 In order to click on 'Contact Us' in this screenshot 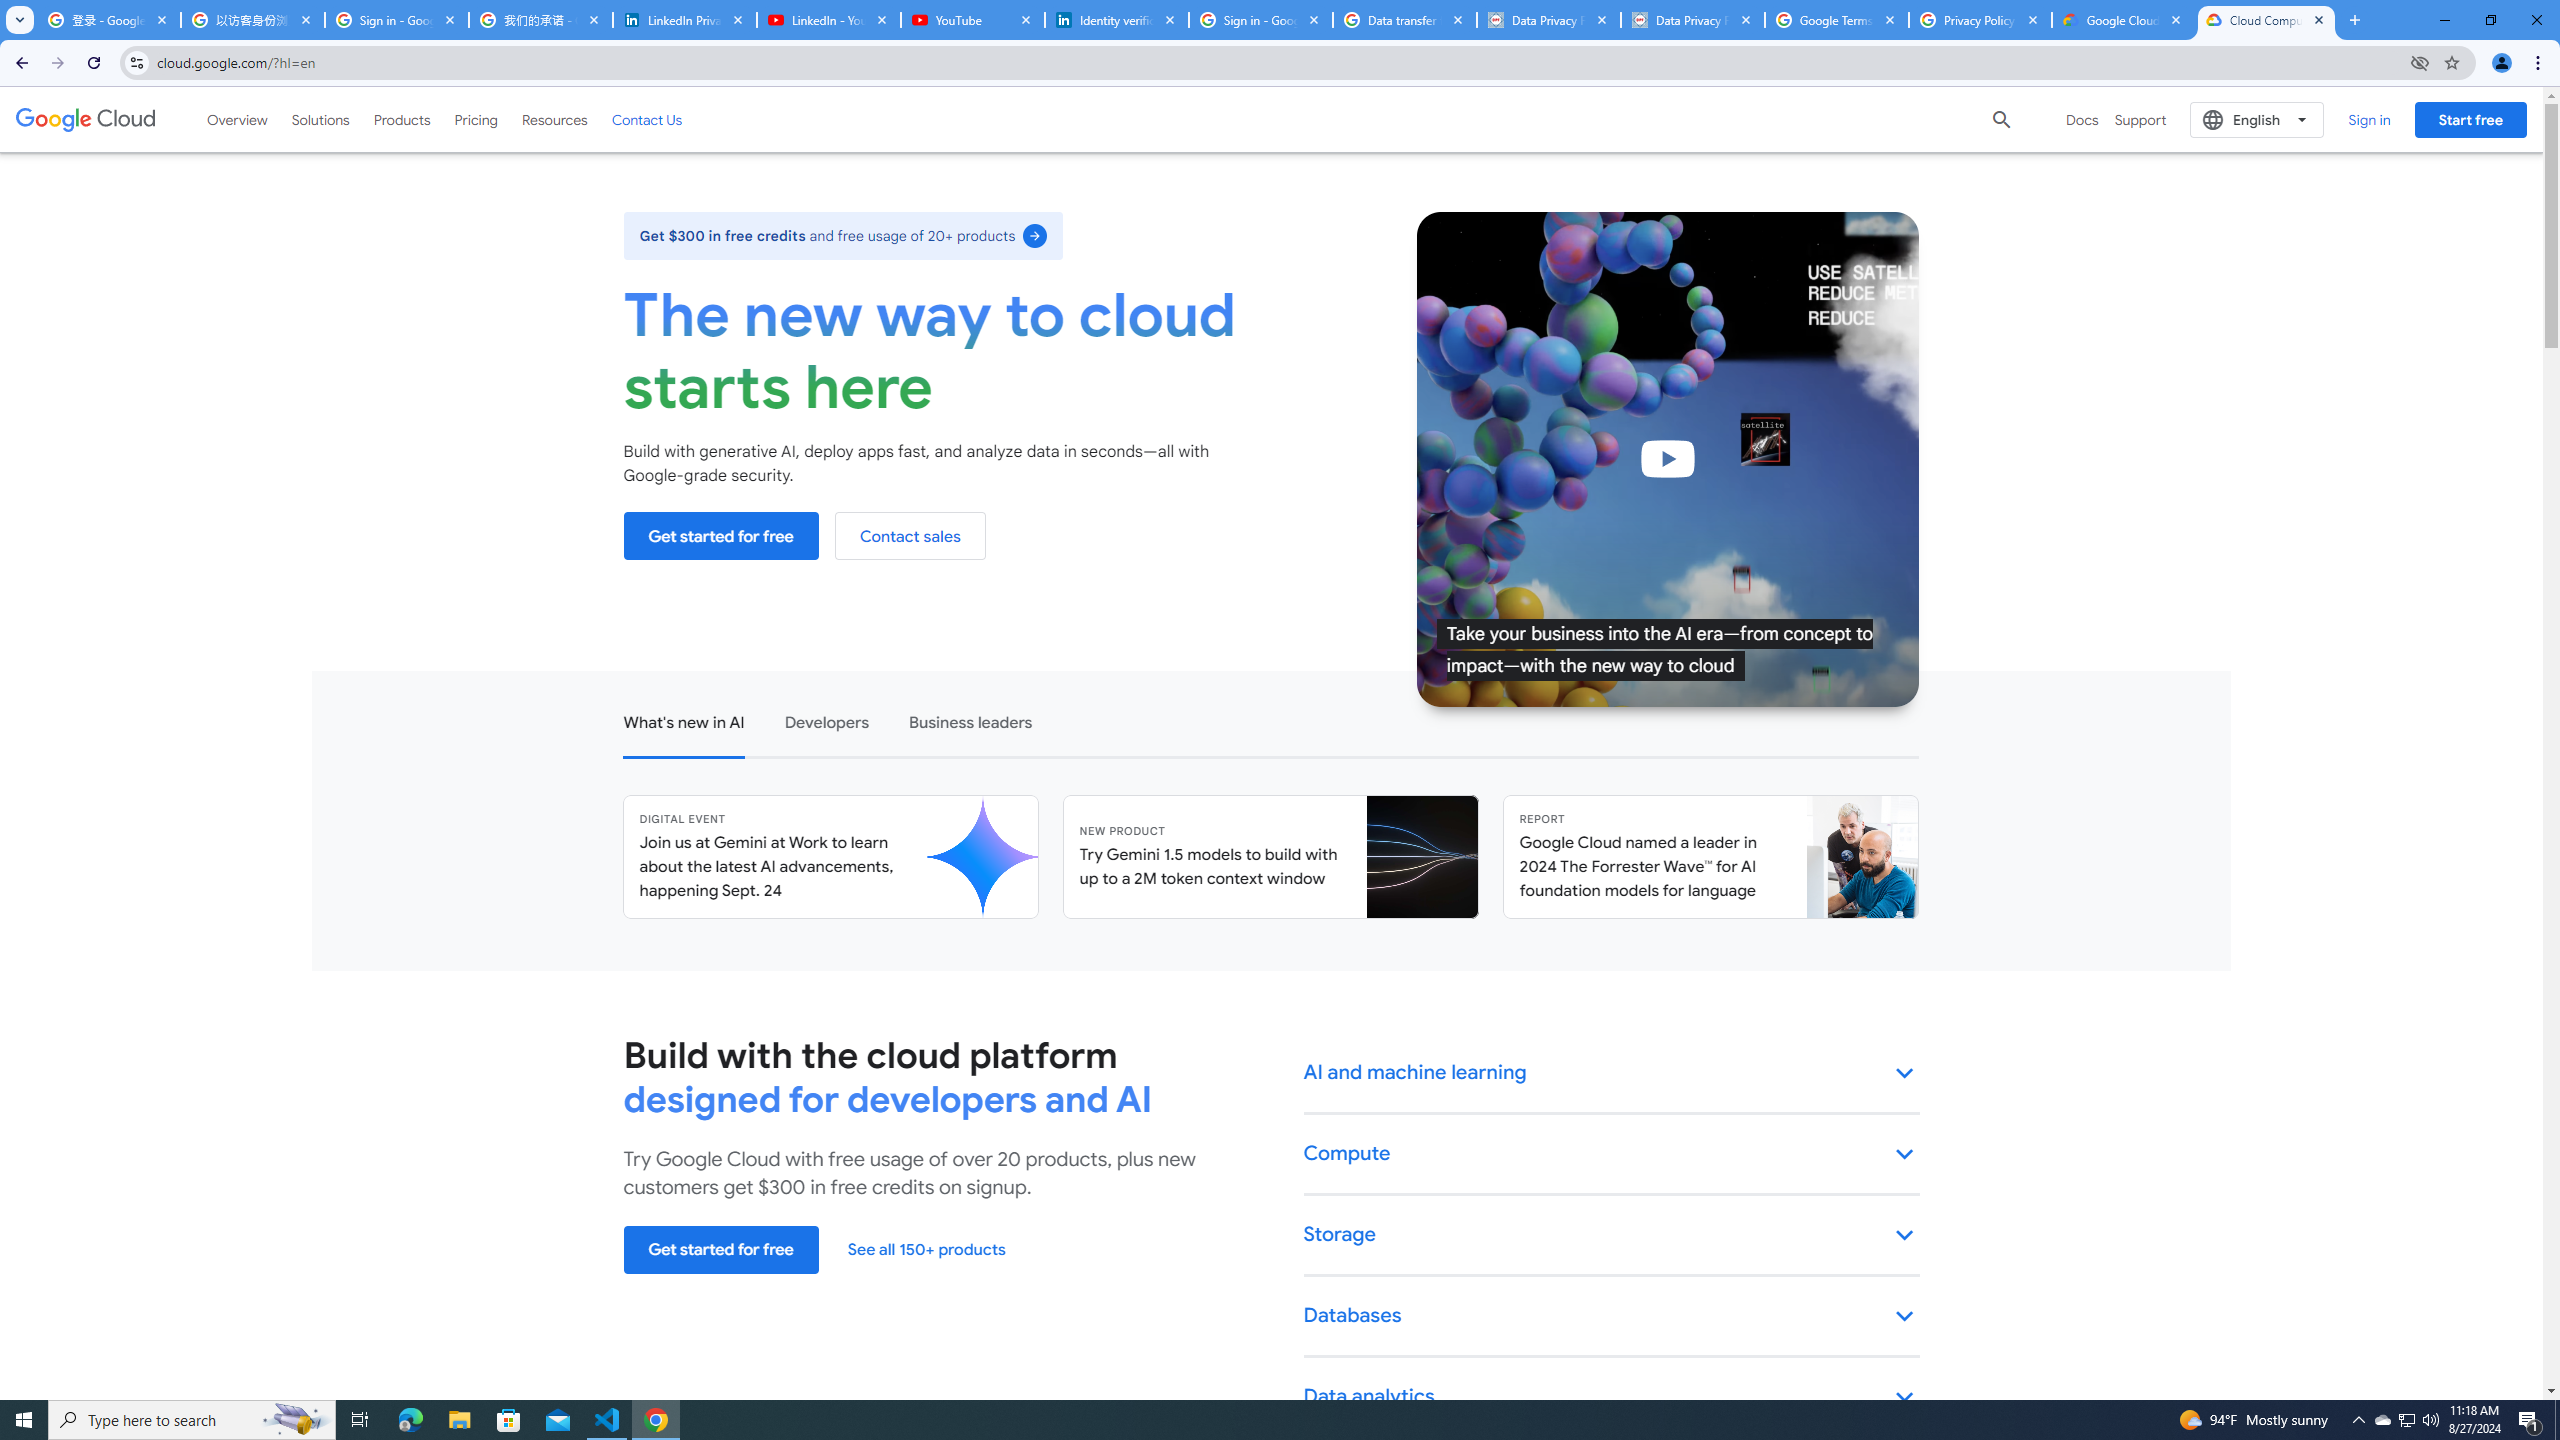, I will do `click(647, 119)`.